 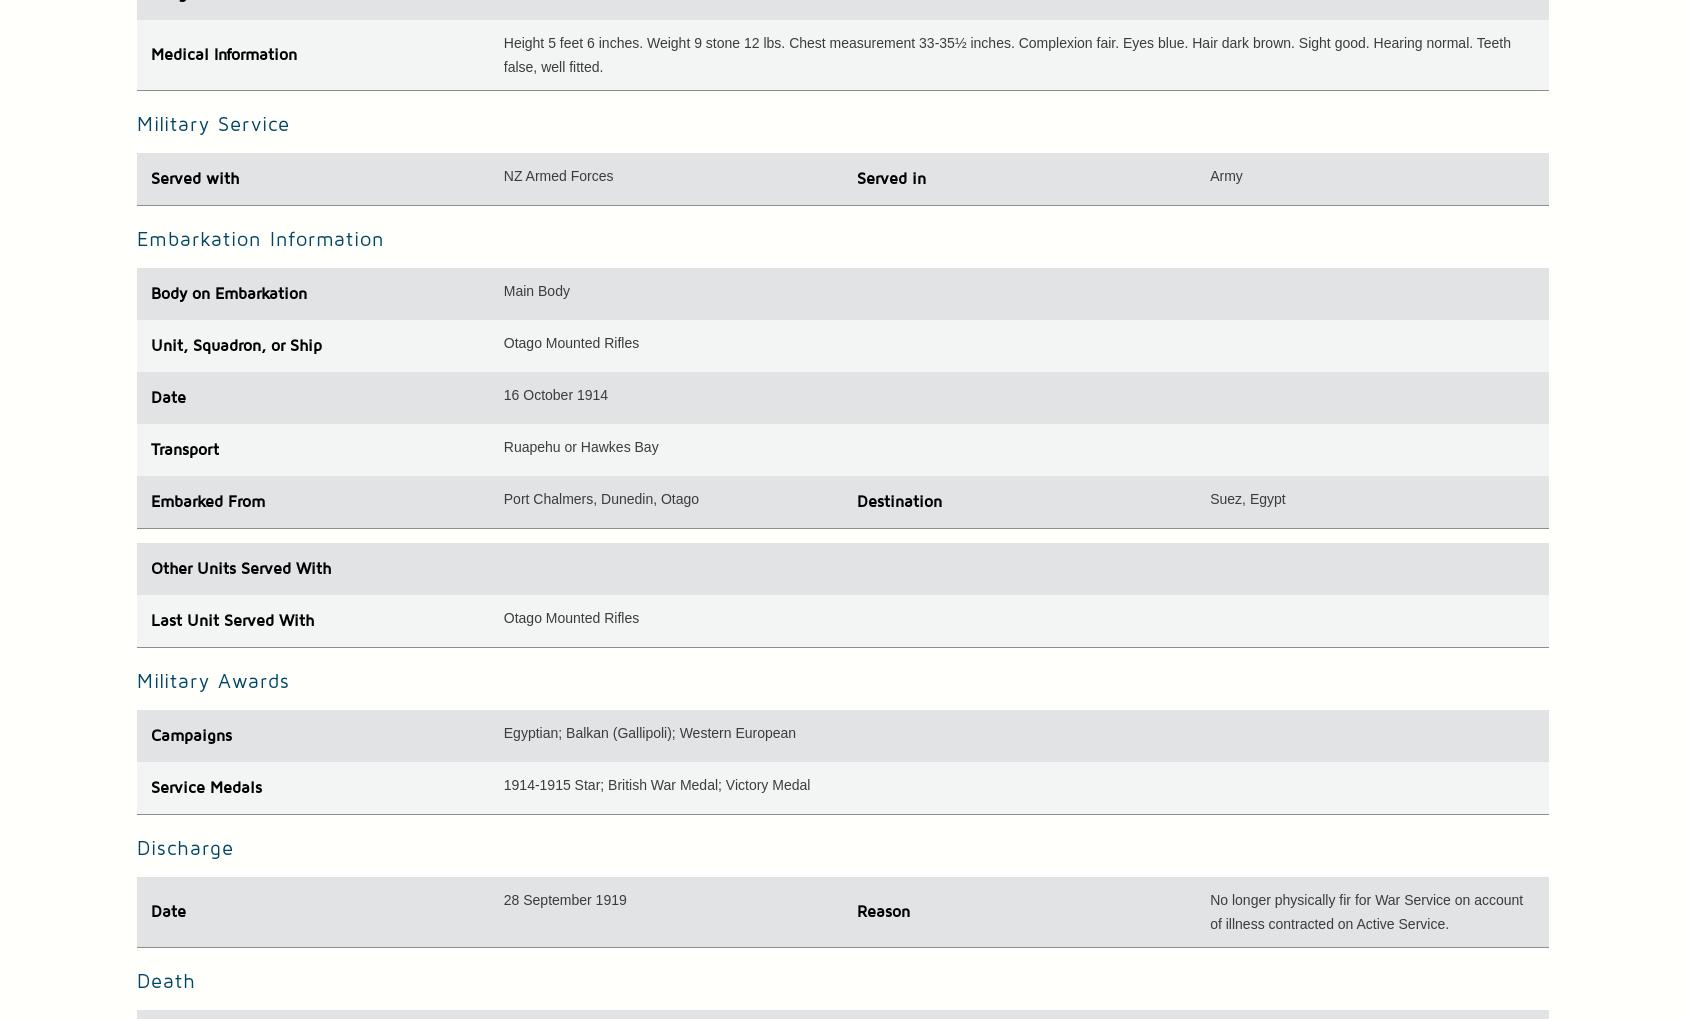 I want to click on 'Body', so click(x=167, y=291).